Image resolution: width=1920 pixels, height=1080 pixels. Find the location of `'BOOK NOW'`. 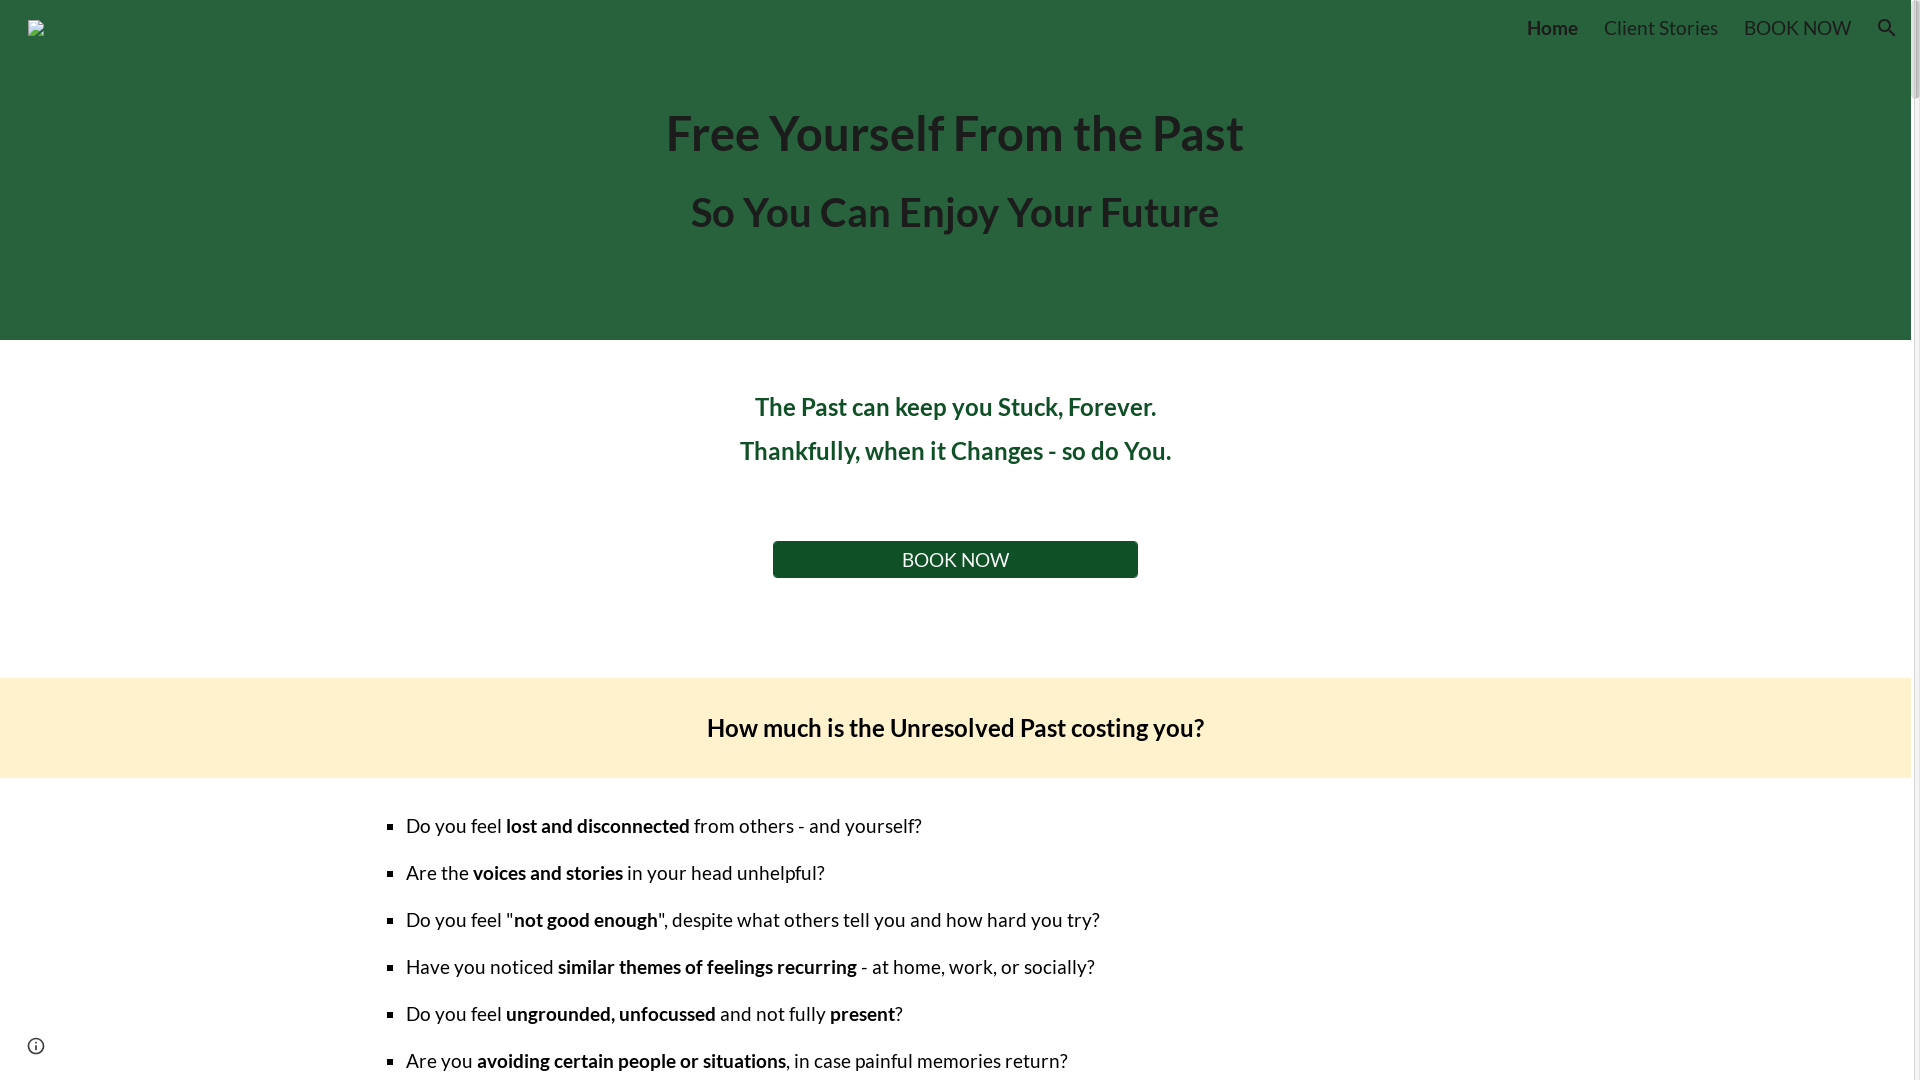

'BOOK NOW' is located at coordinates (1797, 27).